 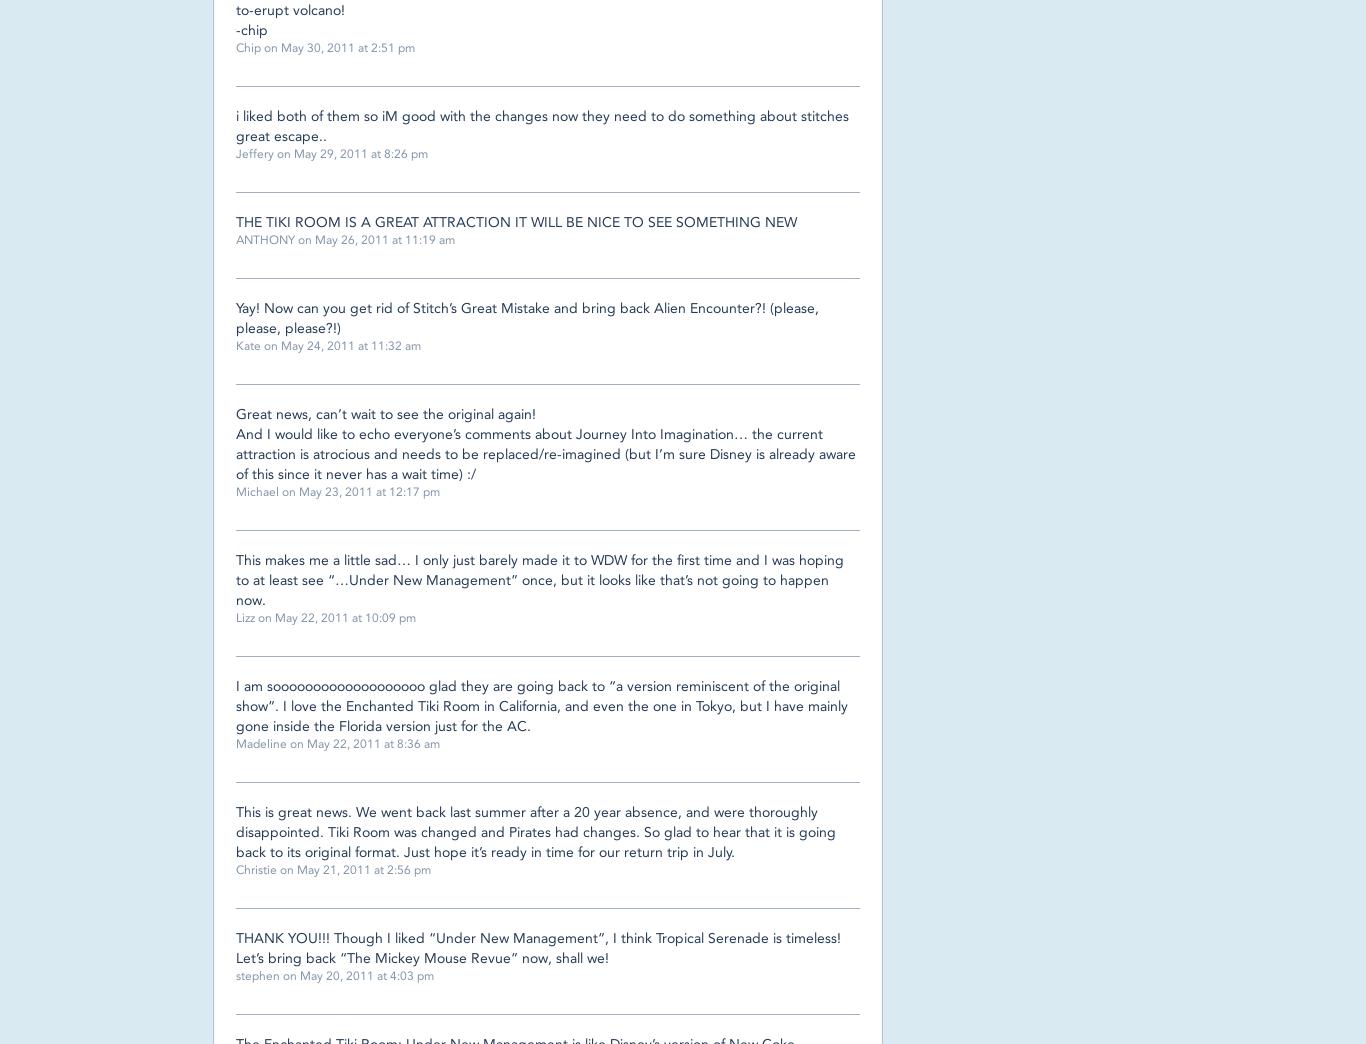 What do you see at coordinates (258, 975) in the screenshot?
I see `'stephen'` at bounding box center [258, 975].